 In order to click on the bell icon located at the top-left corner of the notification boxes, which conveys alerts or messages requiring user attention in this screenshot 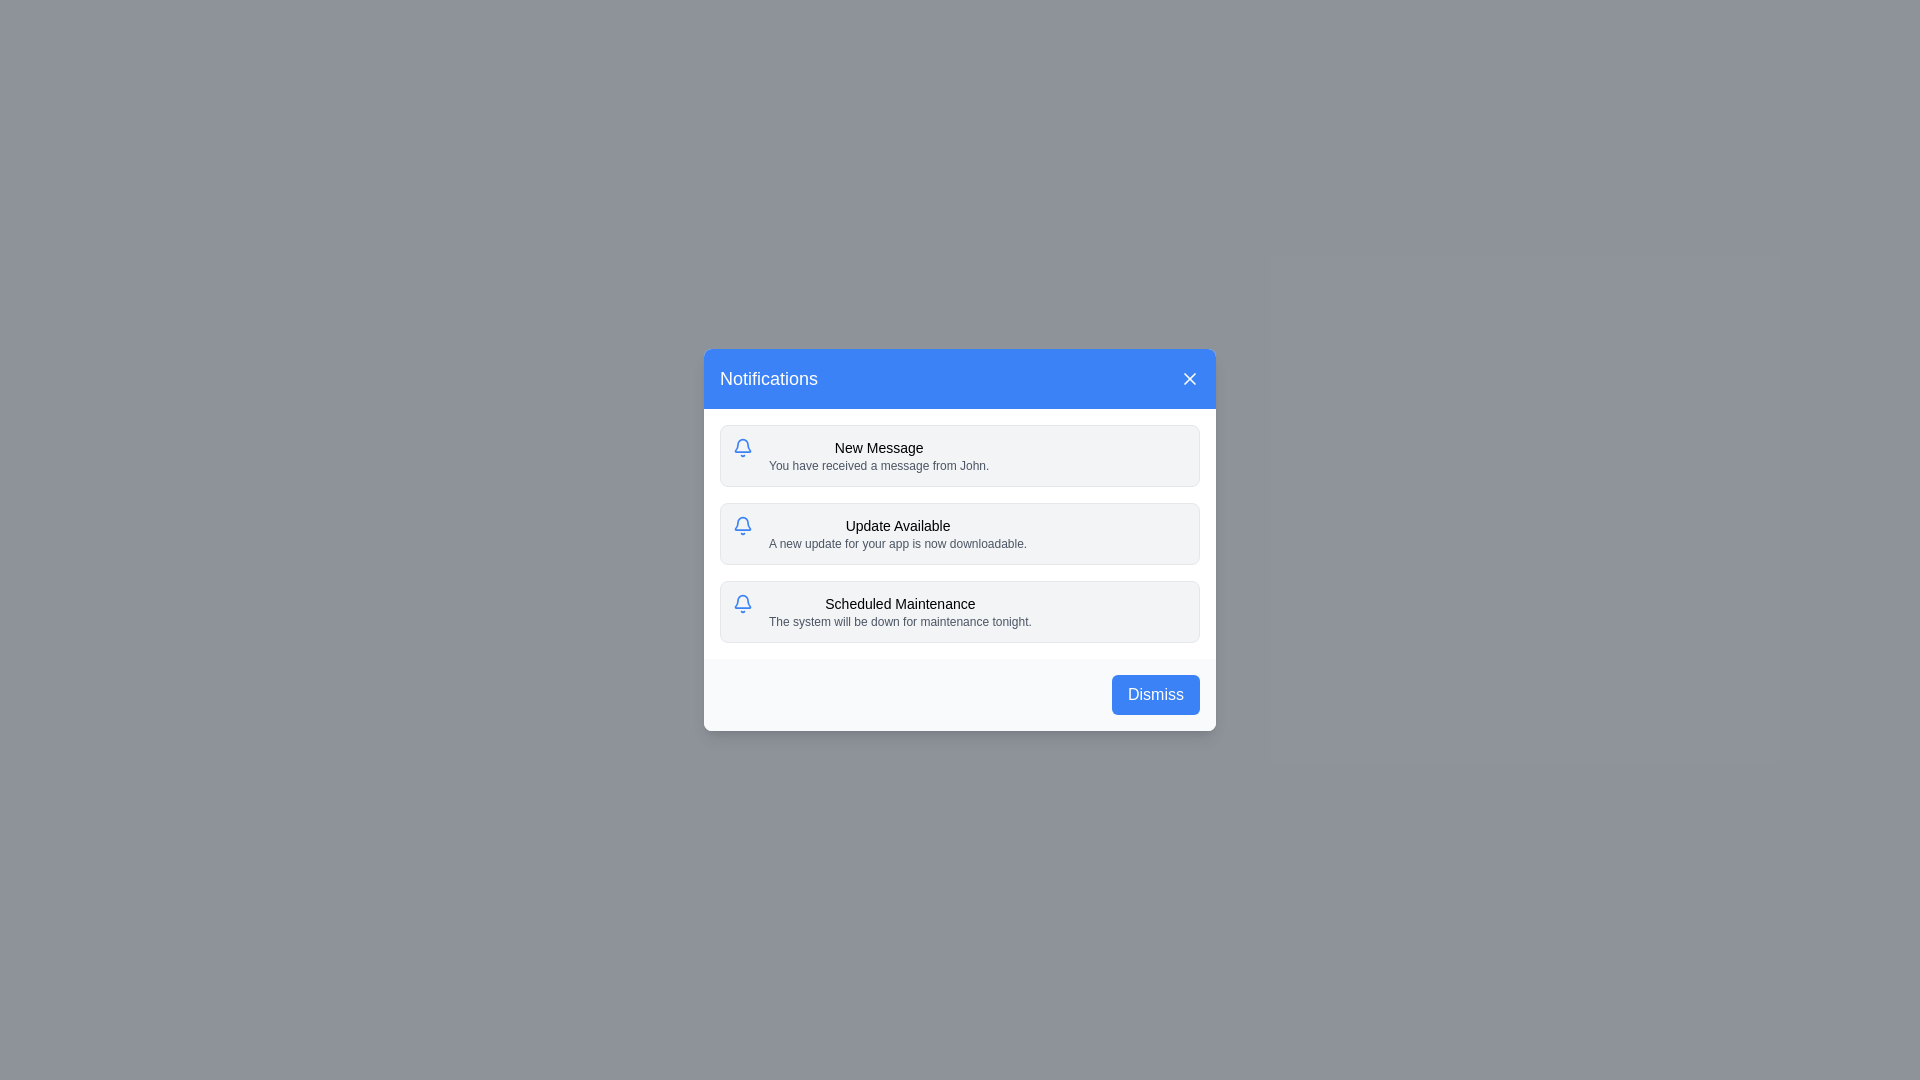, I will do `click(742, 522)`.